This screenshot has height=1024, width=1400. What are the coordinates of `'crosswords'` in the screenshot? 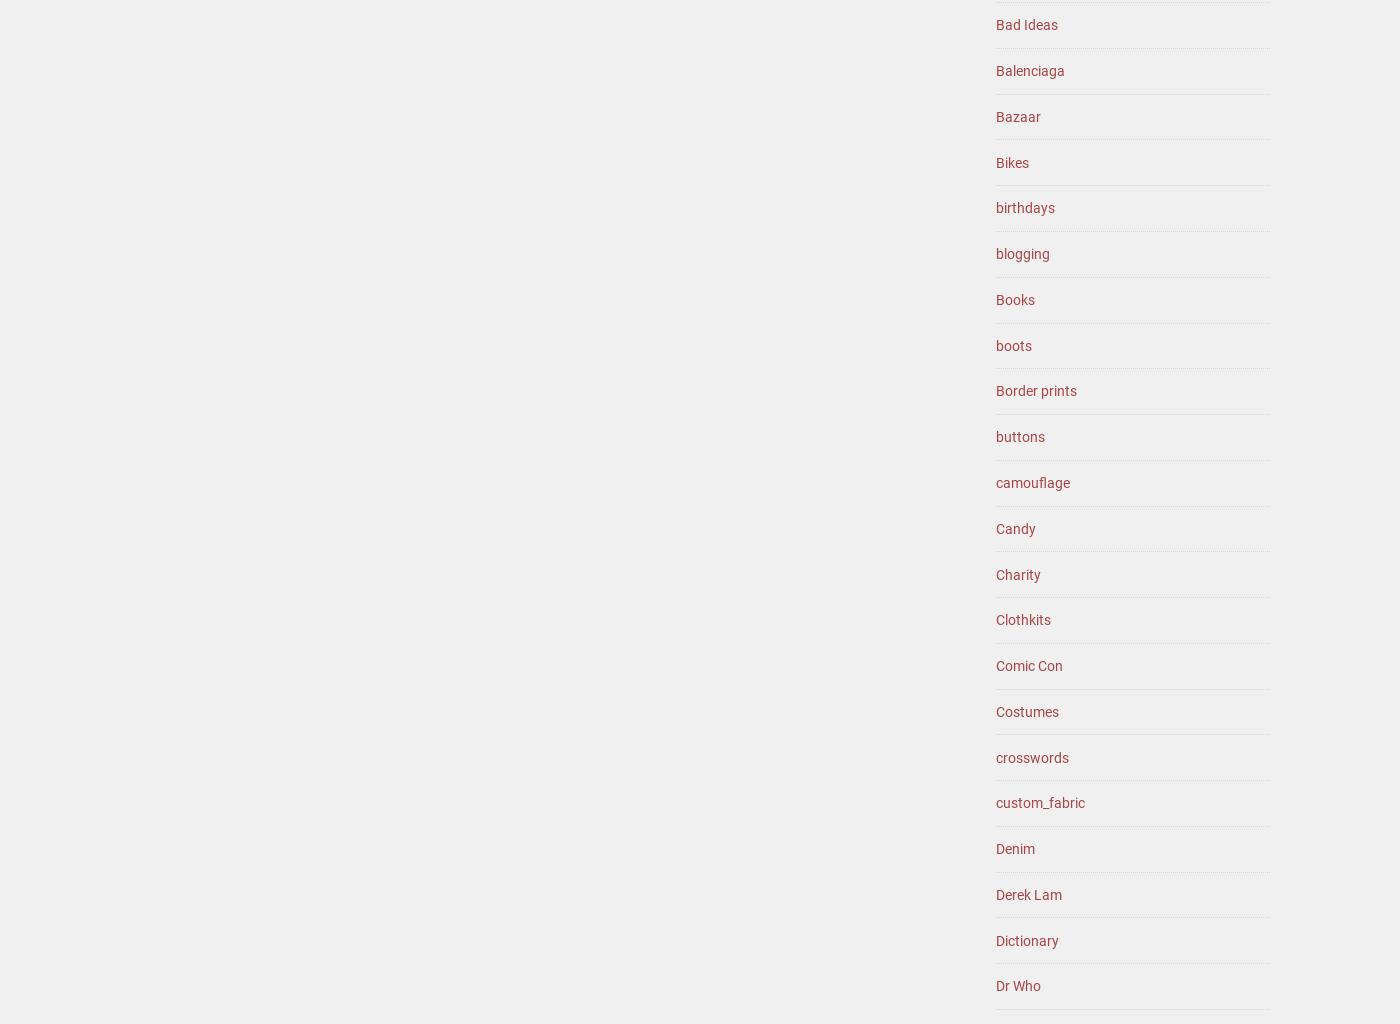 It's located at (1032, 756).